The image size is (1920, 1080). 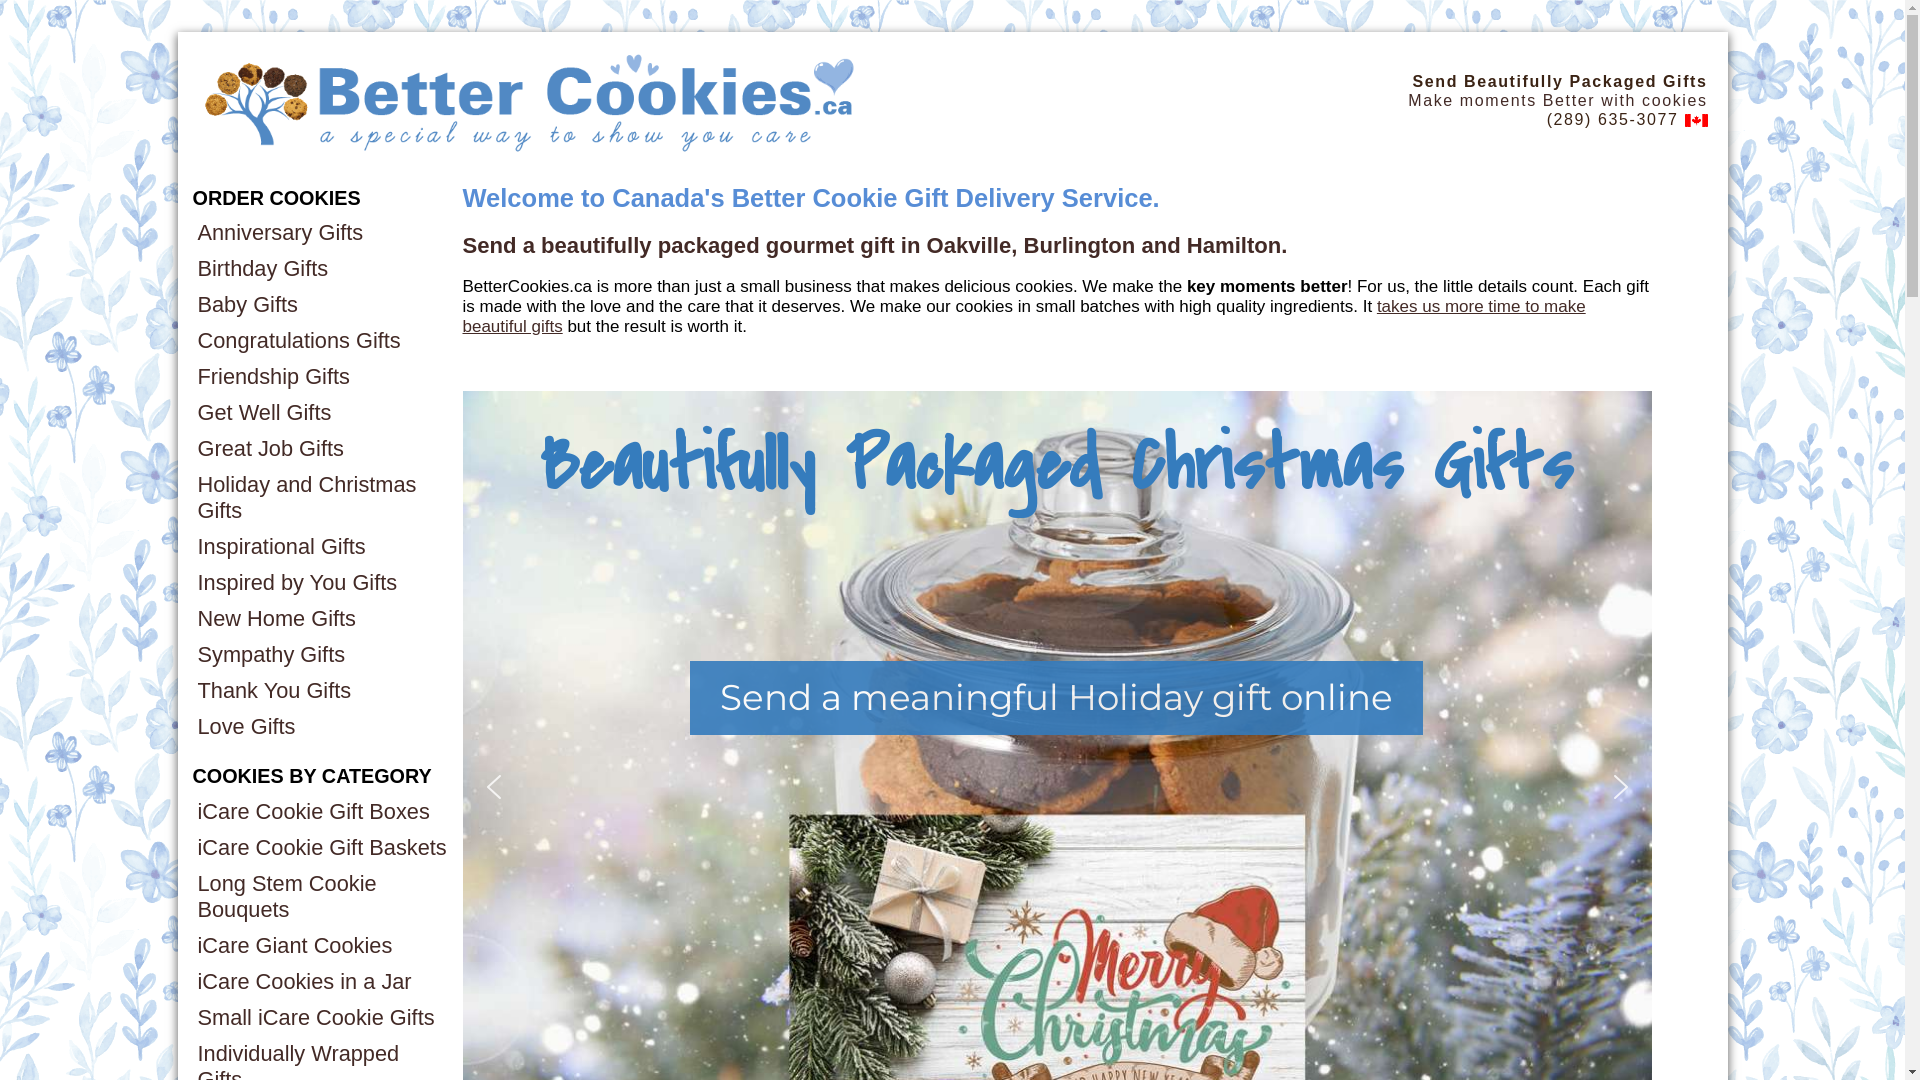 I want to click on 'Love Gifts', so click(x=321, y=726).